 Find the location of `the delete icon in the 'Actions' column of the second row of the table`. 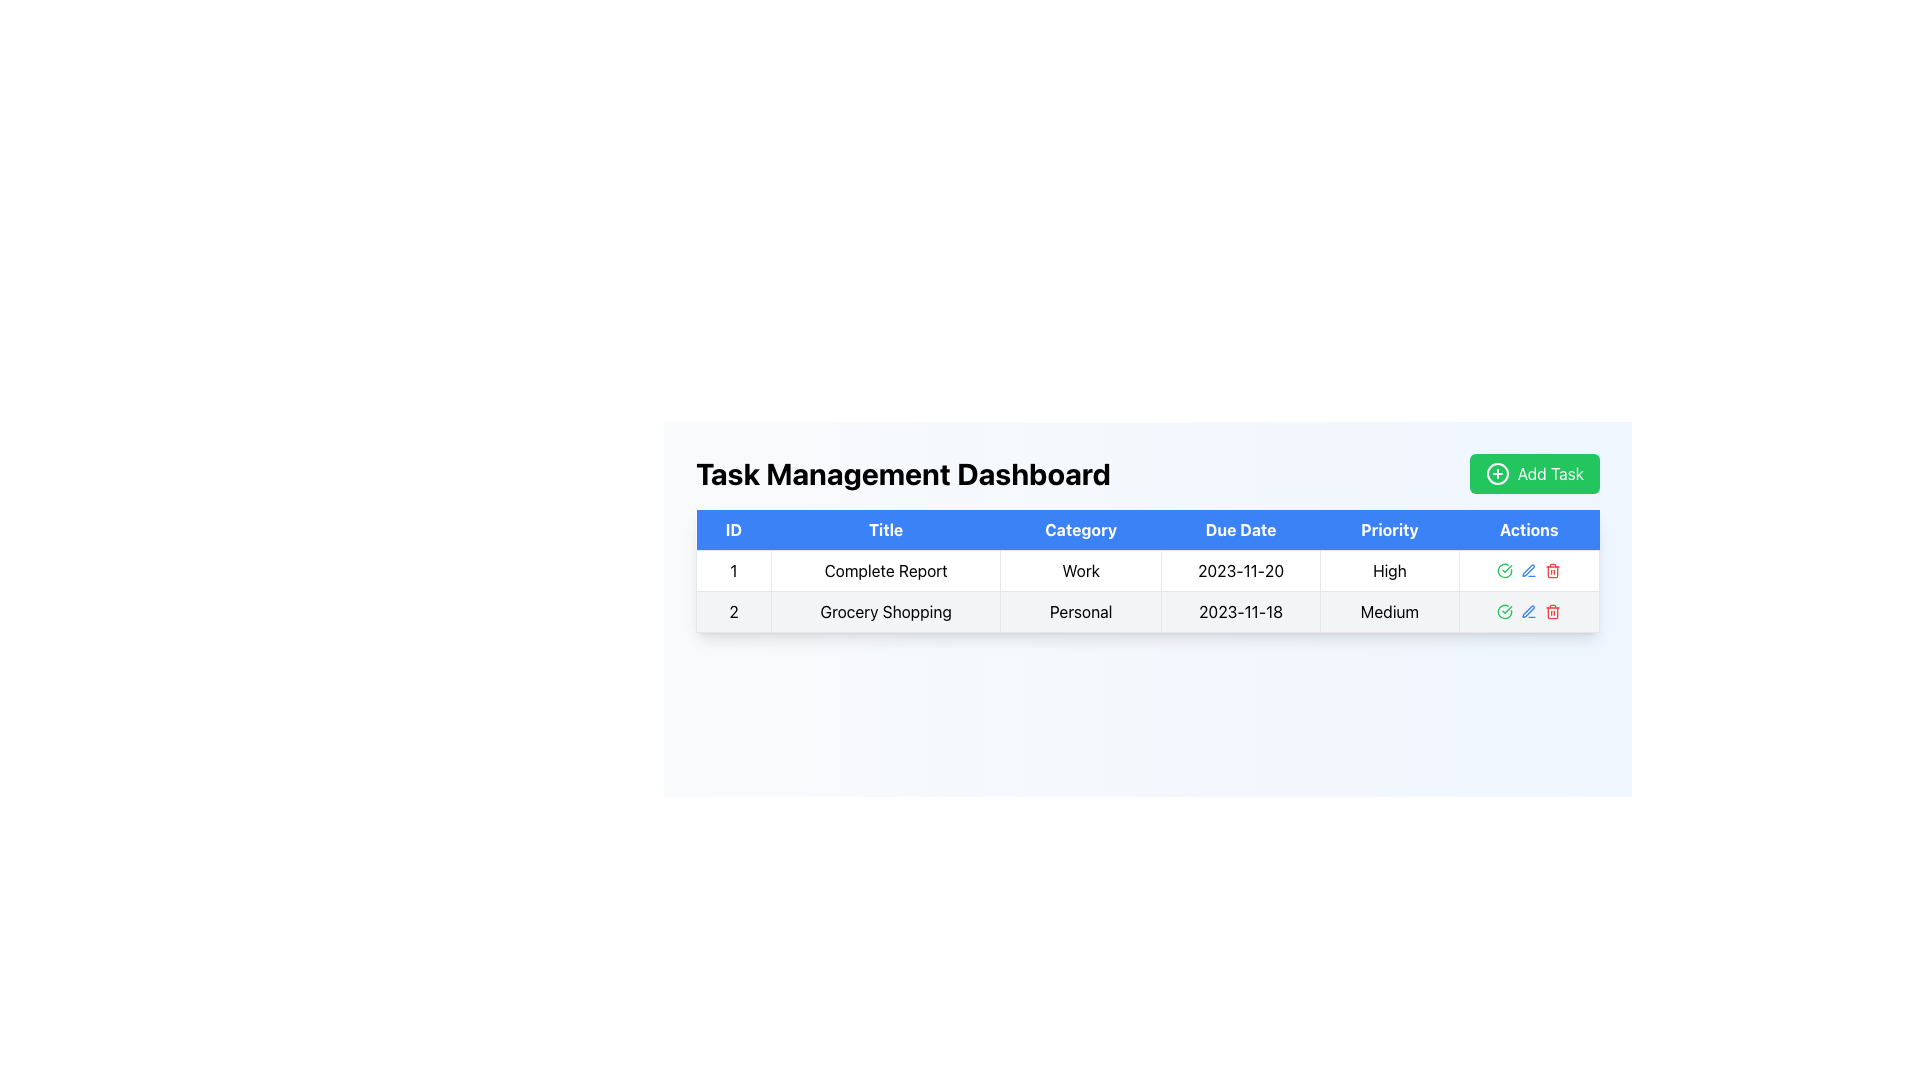

the delete icon in the 'Actions' column of the second row of the table is located at coordinates (1552, 572).